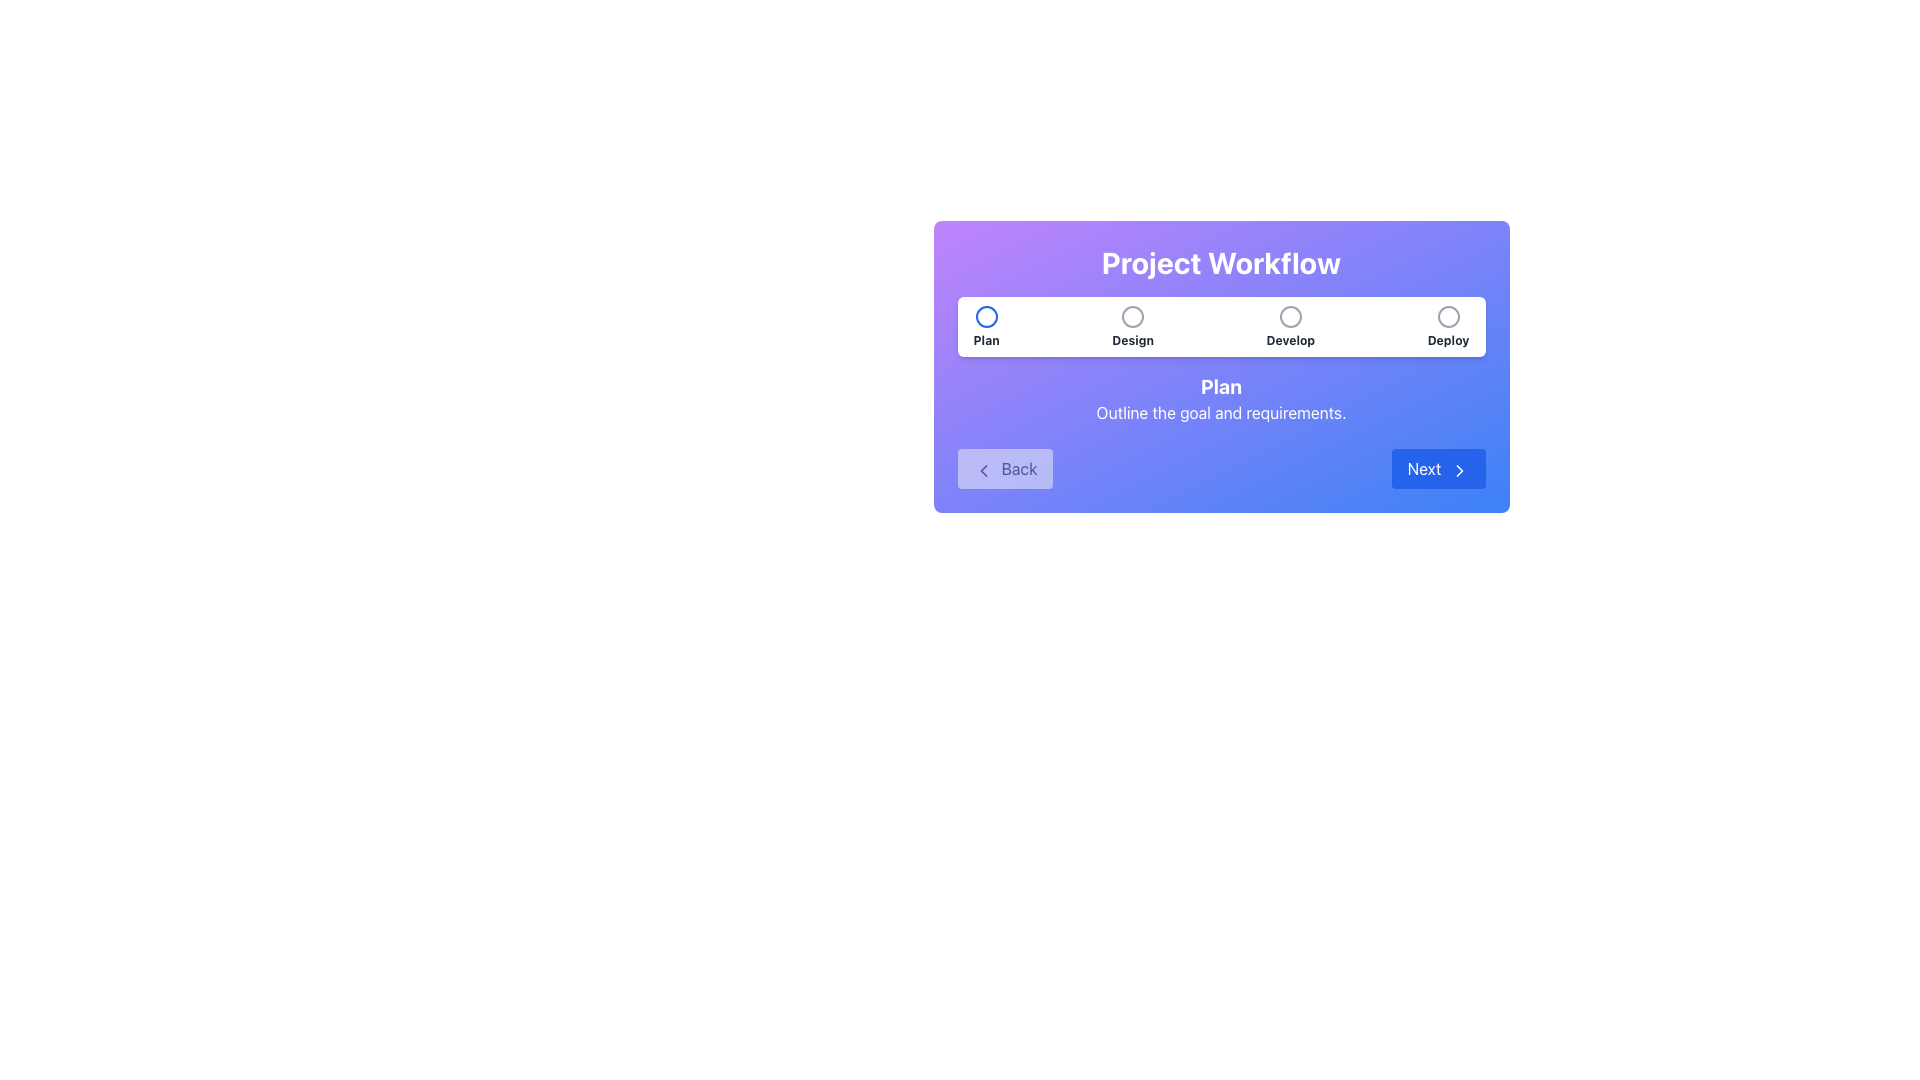 The height and width of the screenshot is (1080, 1920). Describe the element at coordinates (1220, 398) in the screenshot. I see `text block titled 'Plan' which contains the larger bold text and the smaller explanatory text 'Outline the goal and requirements.' located below the navigation tabs in the 'Project Workflow' card` at that location.